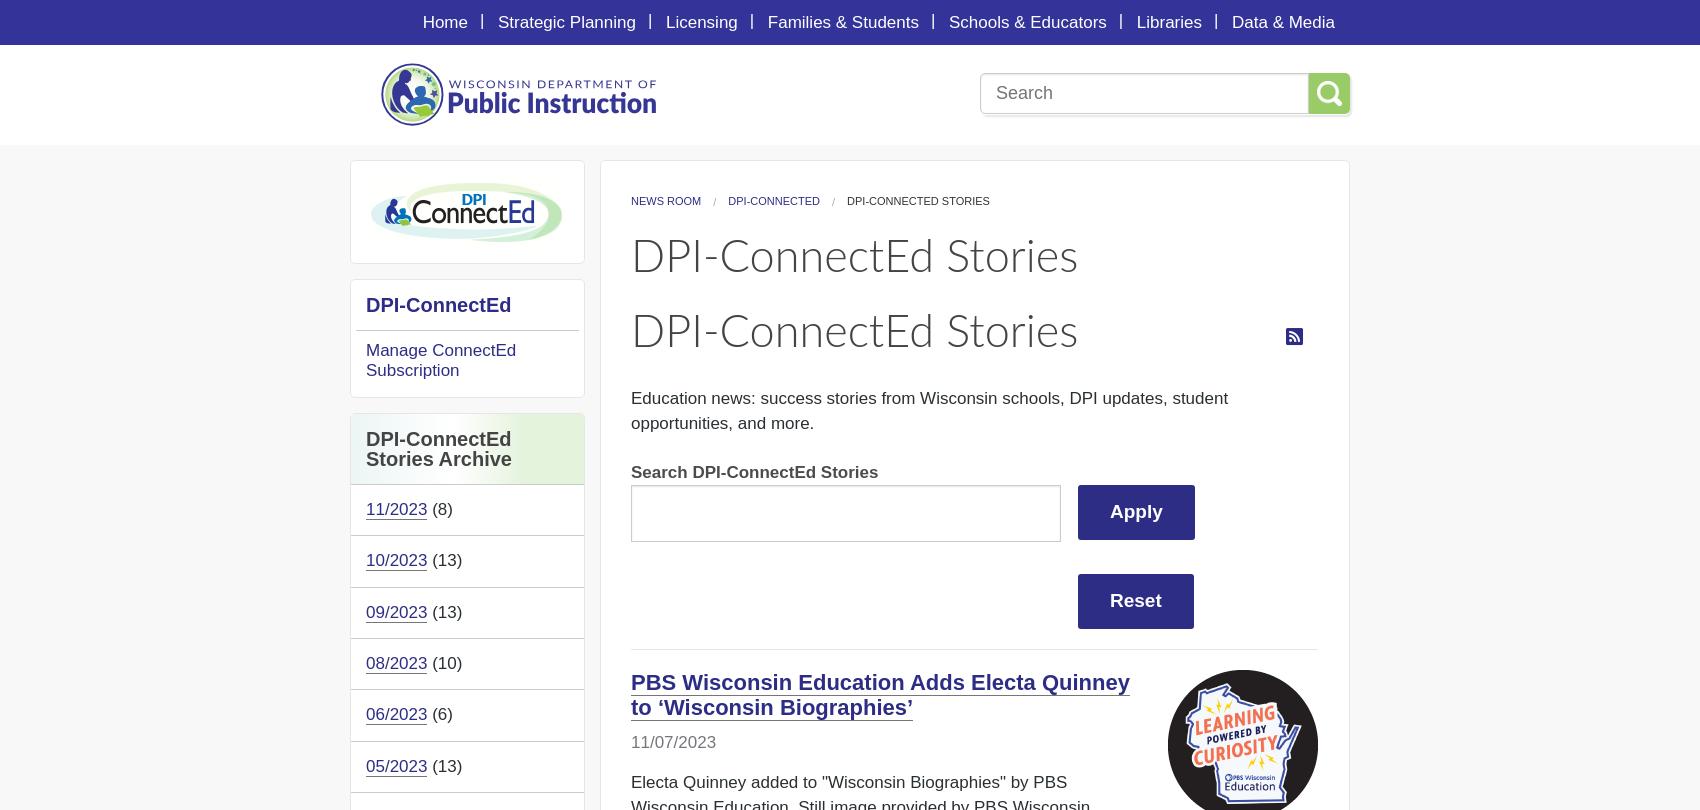 The width and height of the screenshot is (1700, 810). I want to click on '08/2023', so click(395, 661).